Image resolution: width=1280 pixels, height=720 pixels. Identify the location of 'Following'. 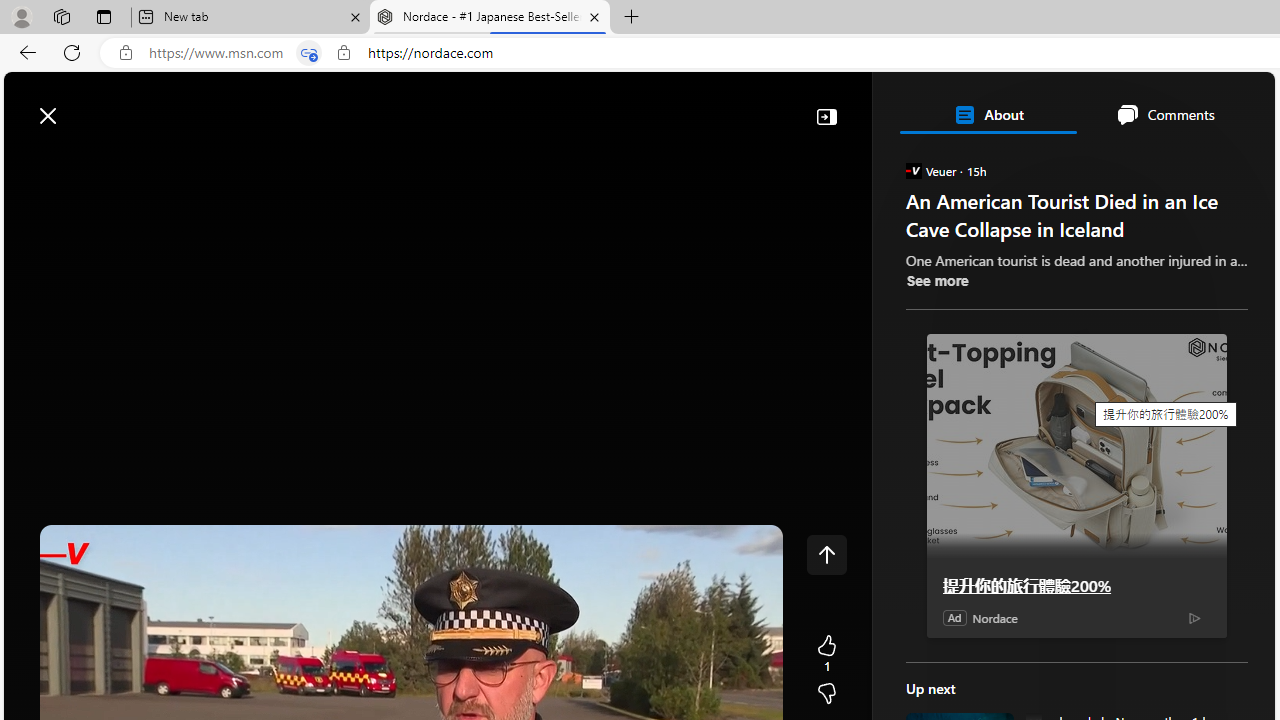
(172, 162).